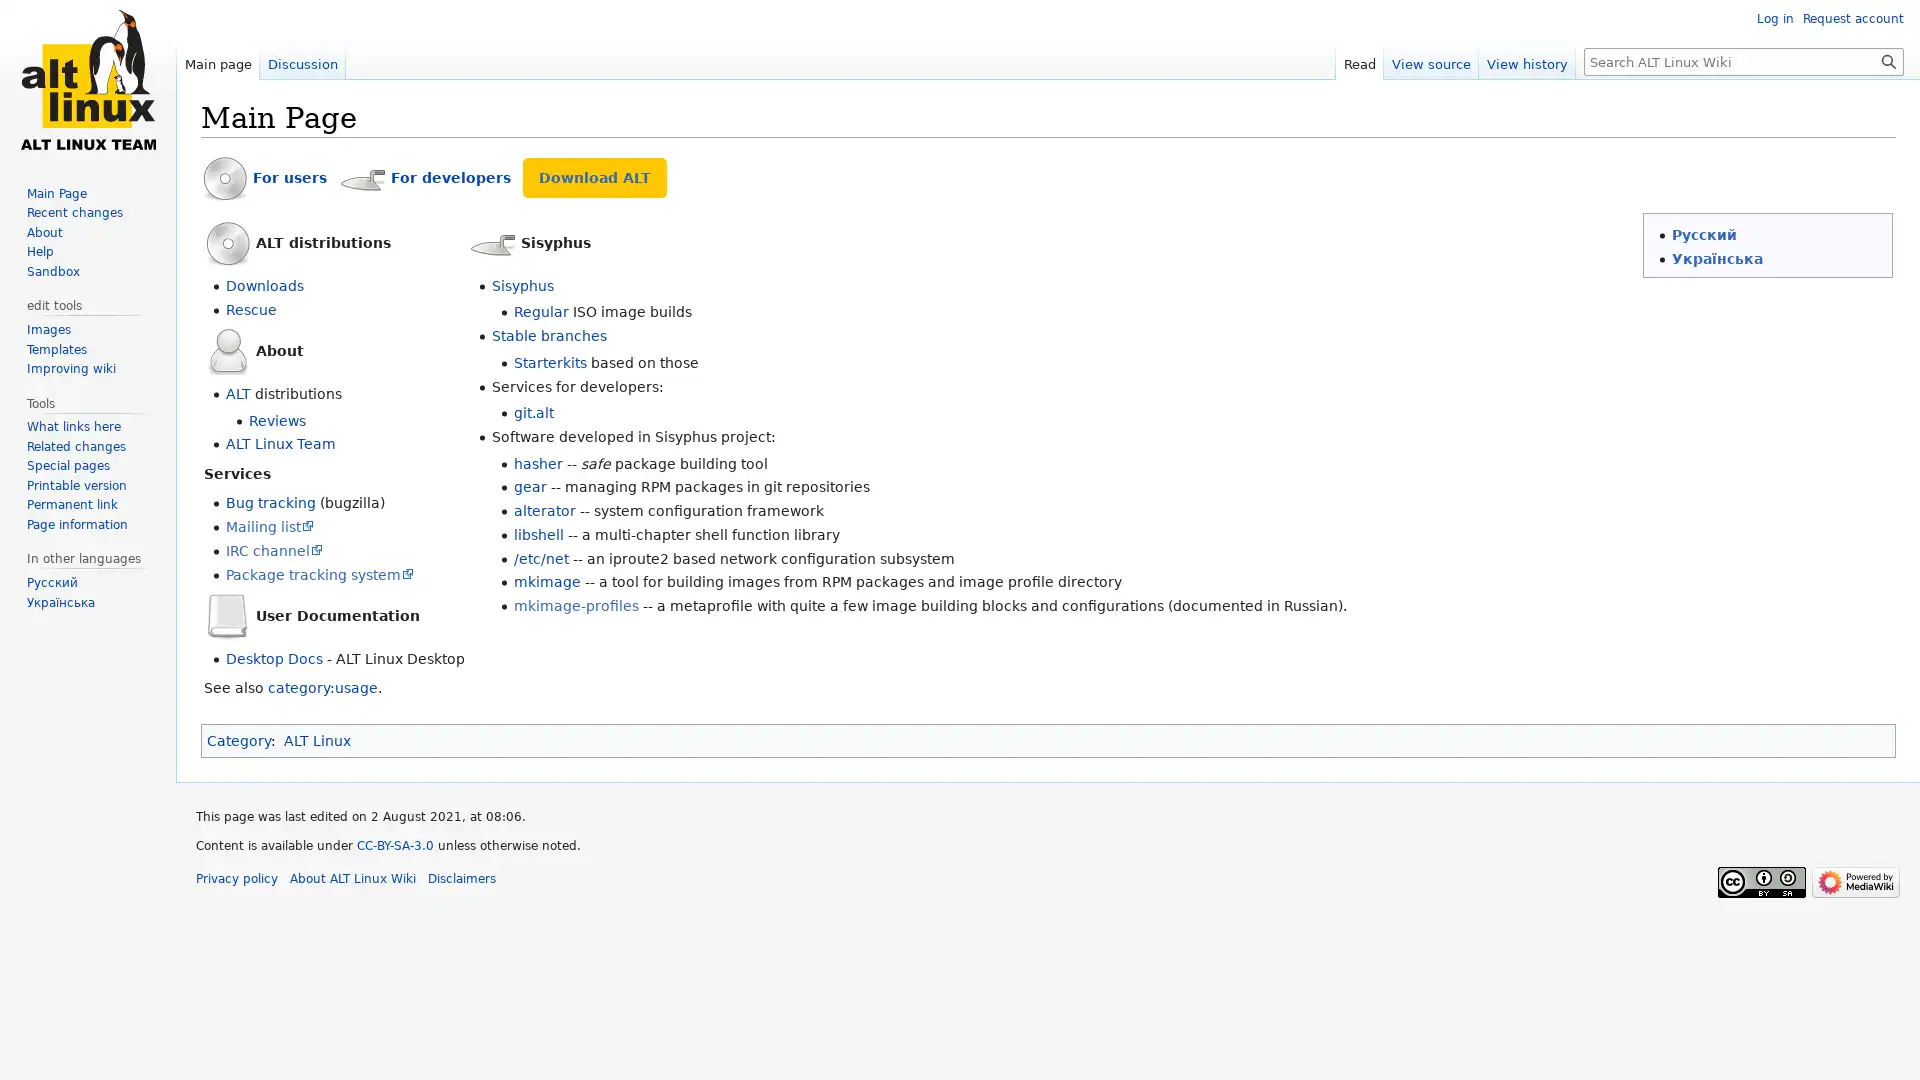 The image size is (1920, 1080). What do you see at coordinates (1888, 60) in the screenshot?
I see `Go` at bounding box center [1888, 60].